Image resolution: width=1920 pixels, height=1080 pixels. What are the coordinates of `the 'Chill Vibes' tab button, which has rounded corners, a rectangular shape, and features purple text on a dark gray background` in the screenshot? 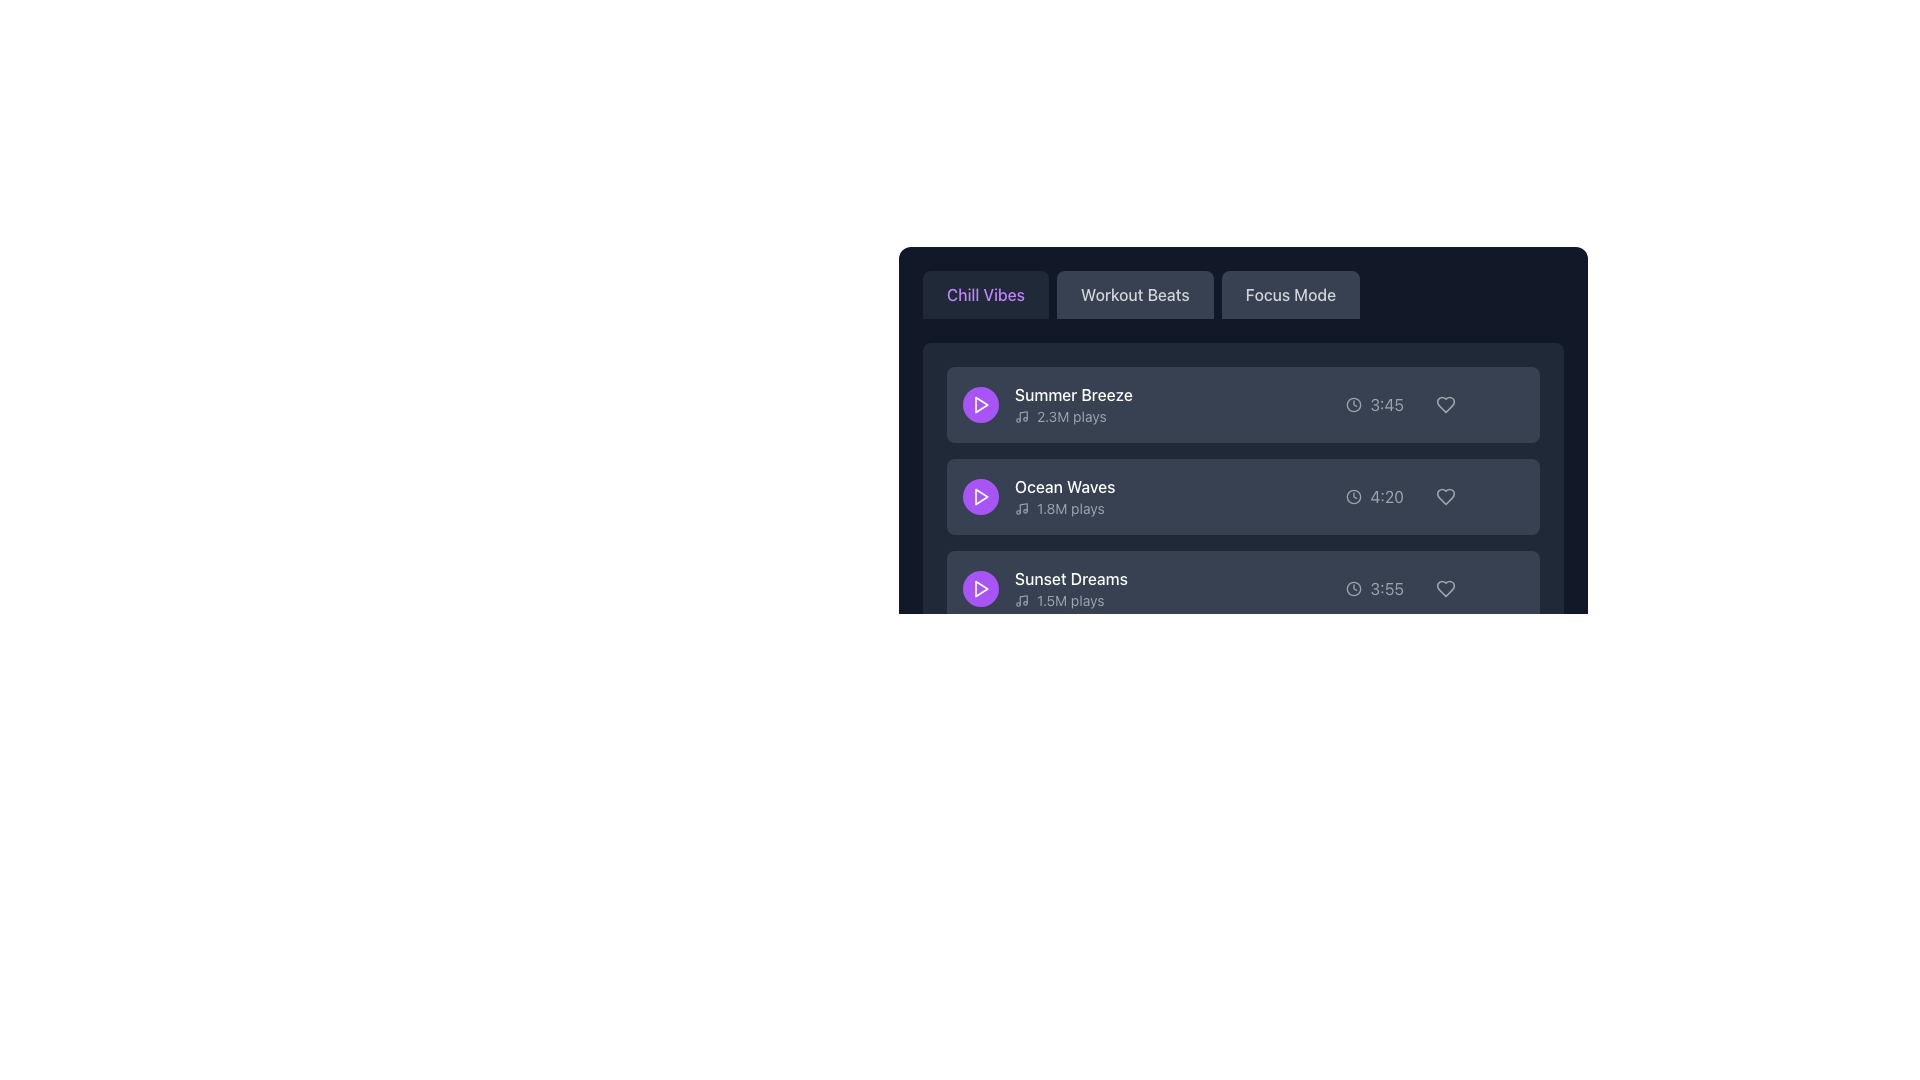 It's located at (985, 294).